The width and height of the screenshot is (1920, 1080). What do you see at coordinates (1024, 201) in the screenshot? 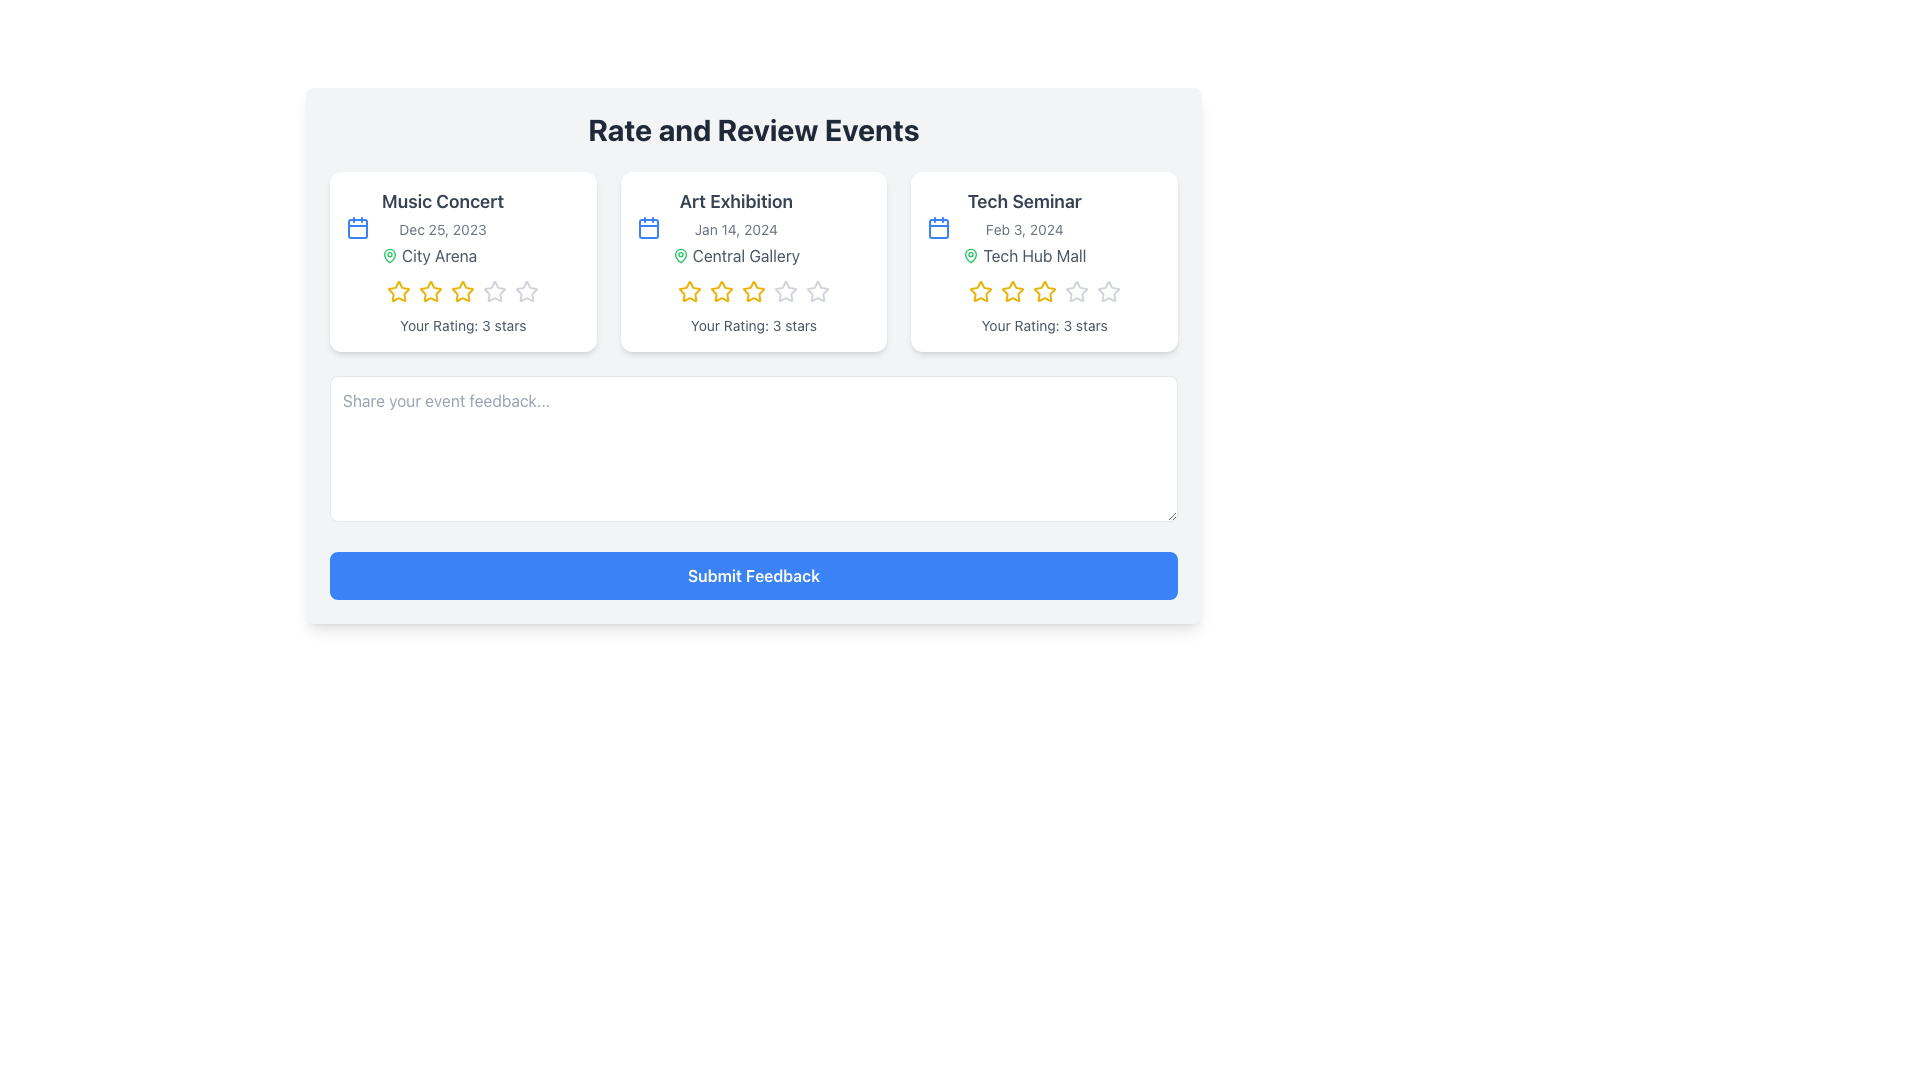
I see `the 'Tech Seminar' text label, which is prominently displayed in bold font within the third event card of the 'Rate and Review Events' section` at bounding box center [1024, 201].